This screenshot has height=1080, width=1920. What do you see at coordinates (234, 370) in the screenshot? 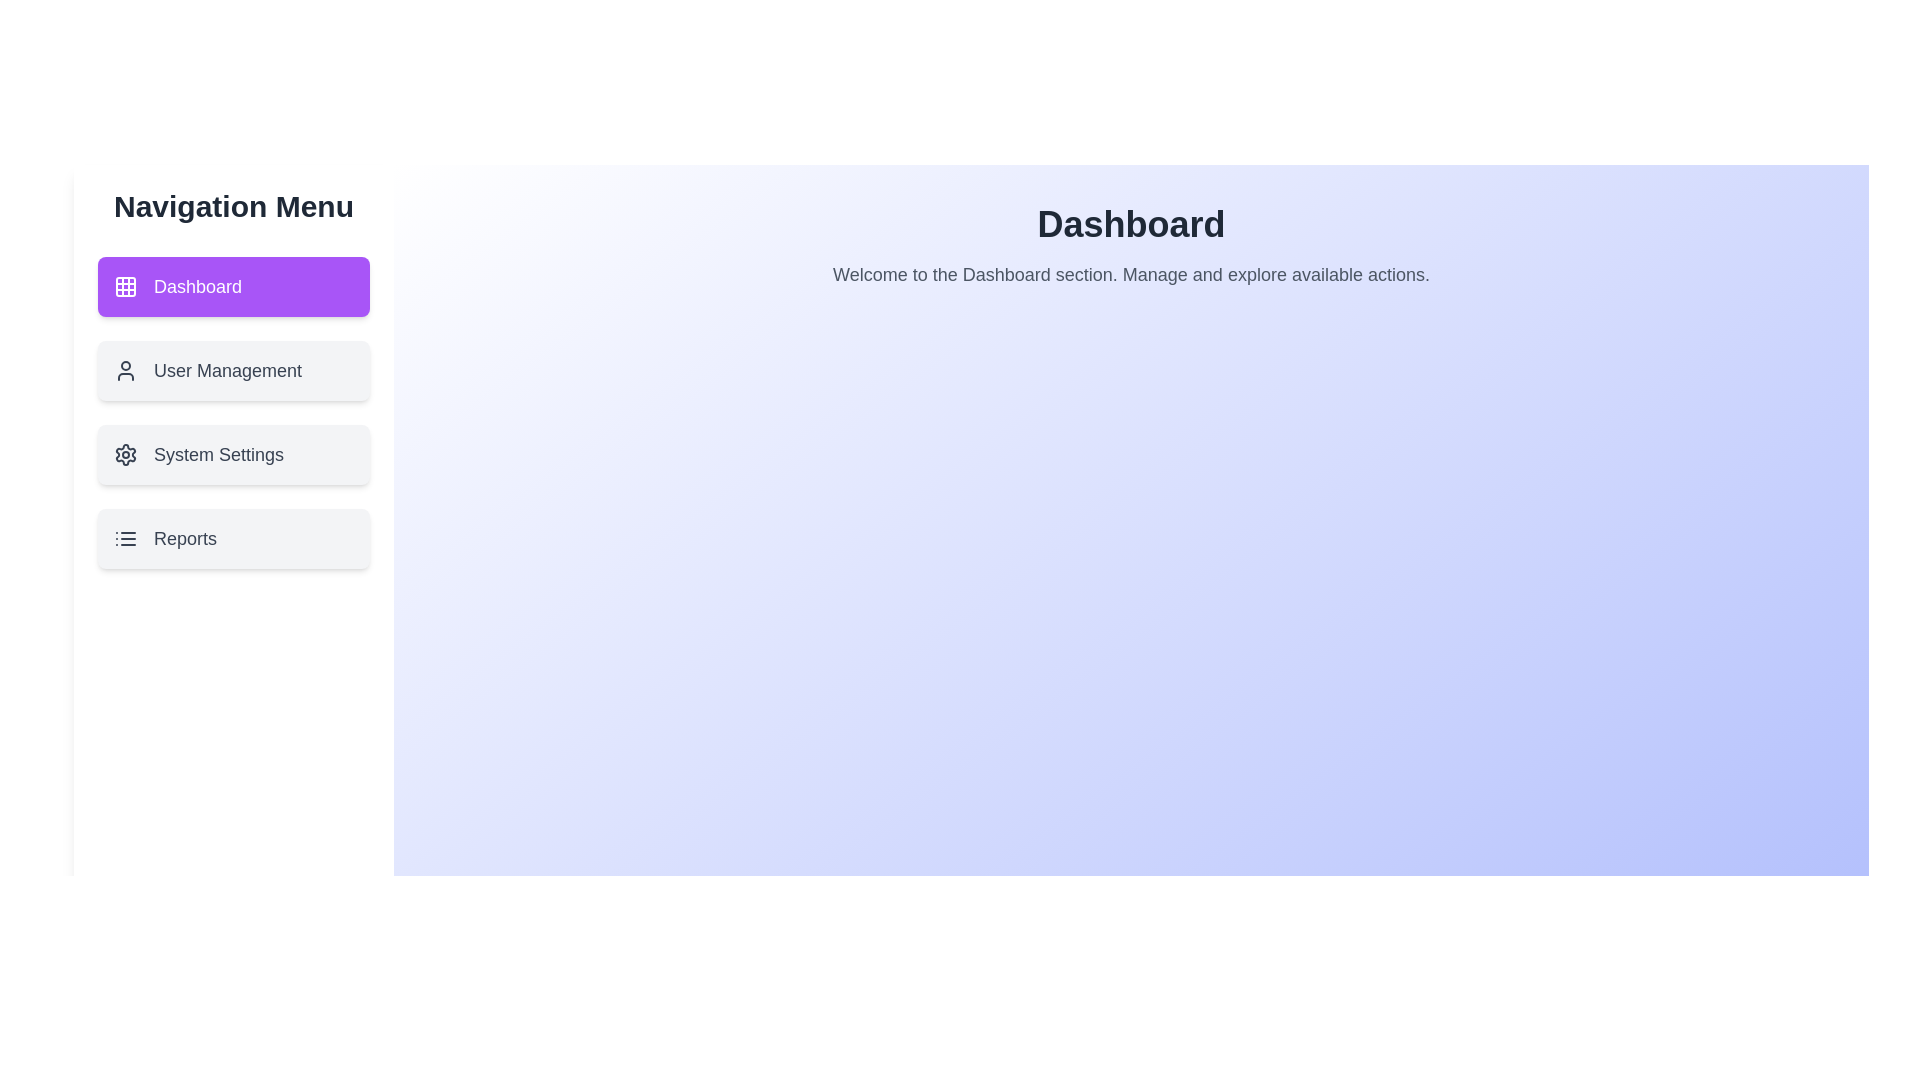
I see `the menu item User Management to observe its hover effect` at bounding box center [234, 370].